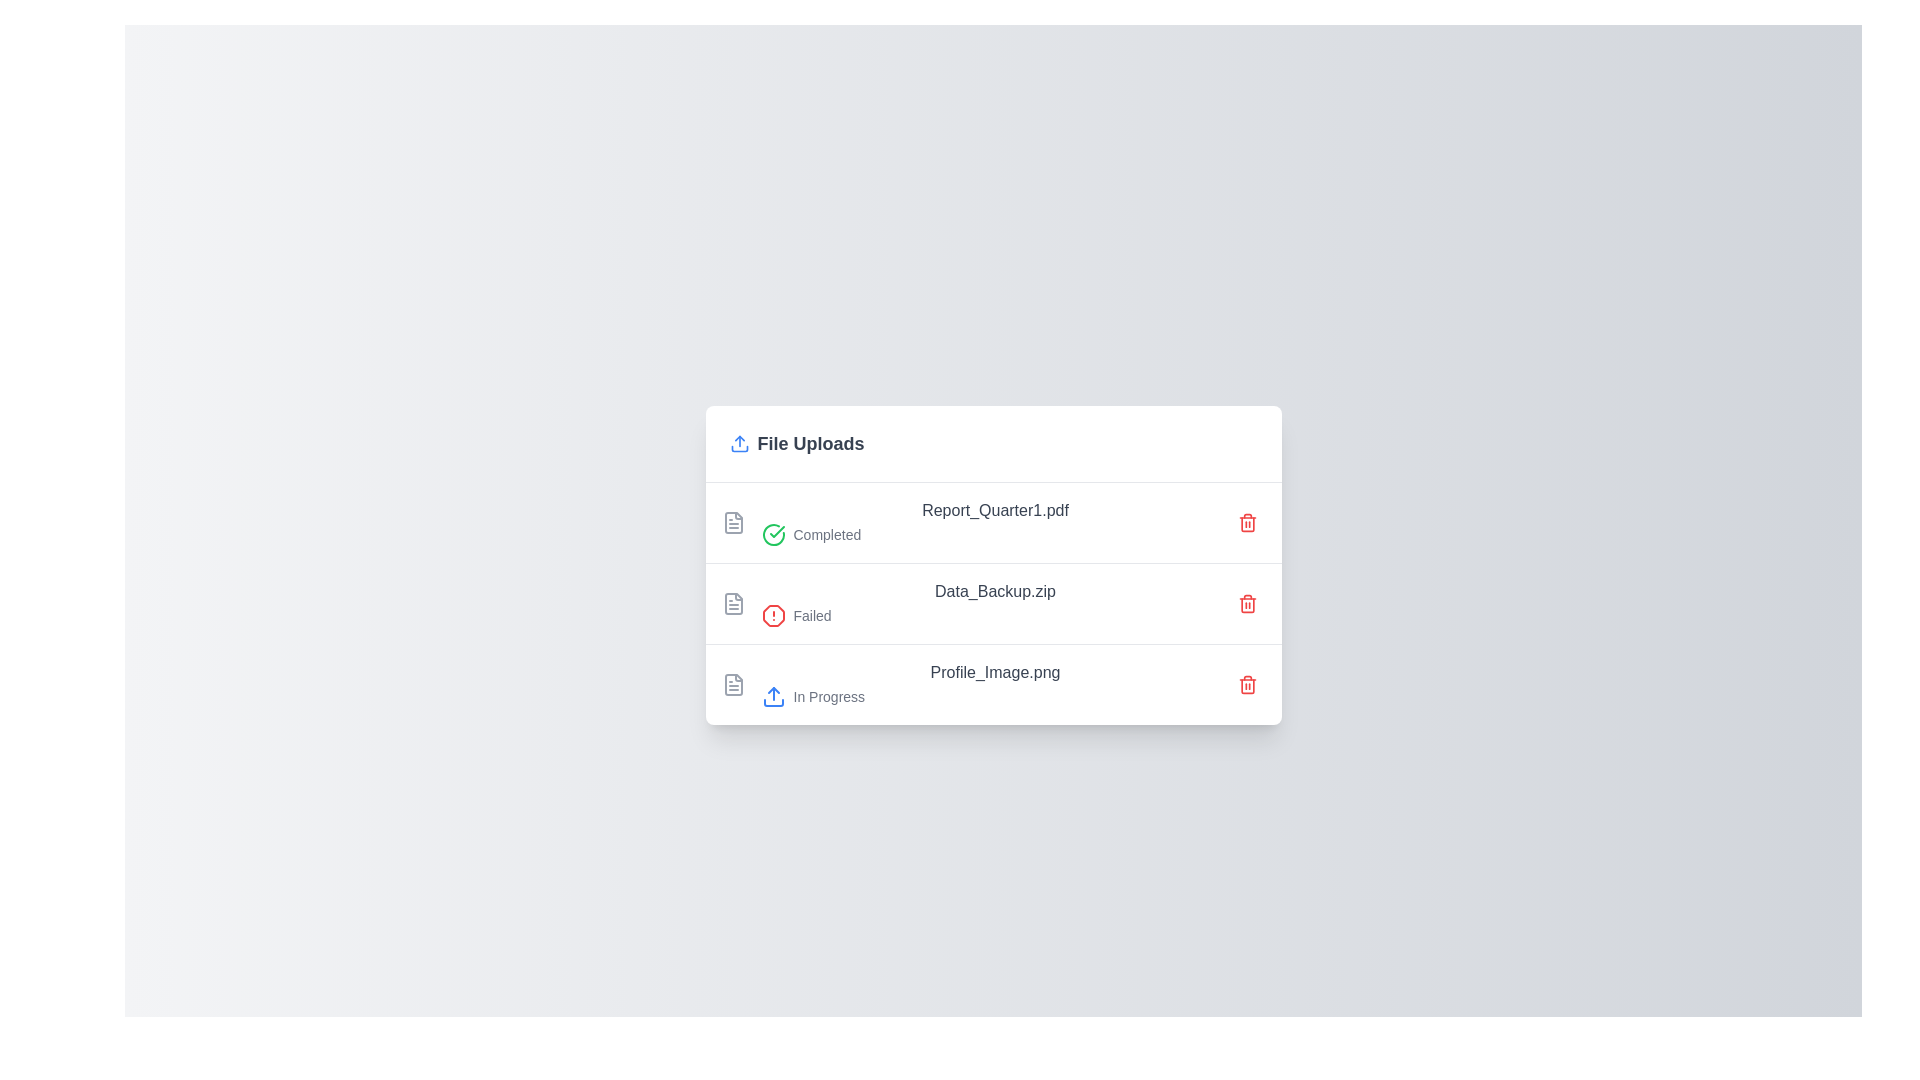  I want to click on the trash can icon button styled in red, located at the far right end of the listing for 'Data_Backup.zip' to observe the hover style change, so click(1246, 602).